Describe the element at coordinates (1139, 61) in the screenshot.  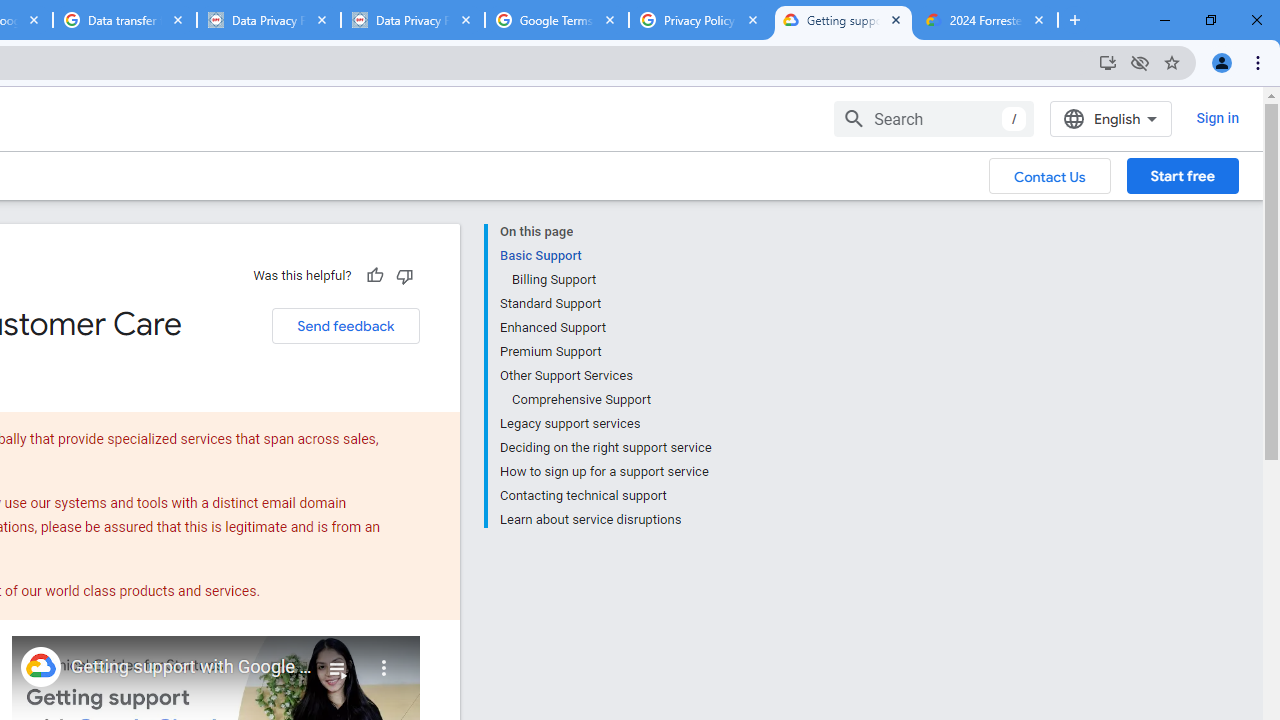
I see `'Third-party cookies blocked'` at that location.